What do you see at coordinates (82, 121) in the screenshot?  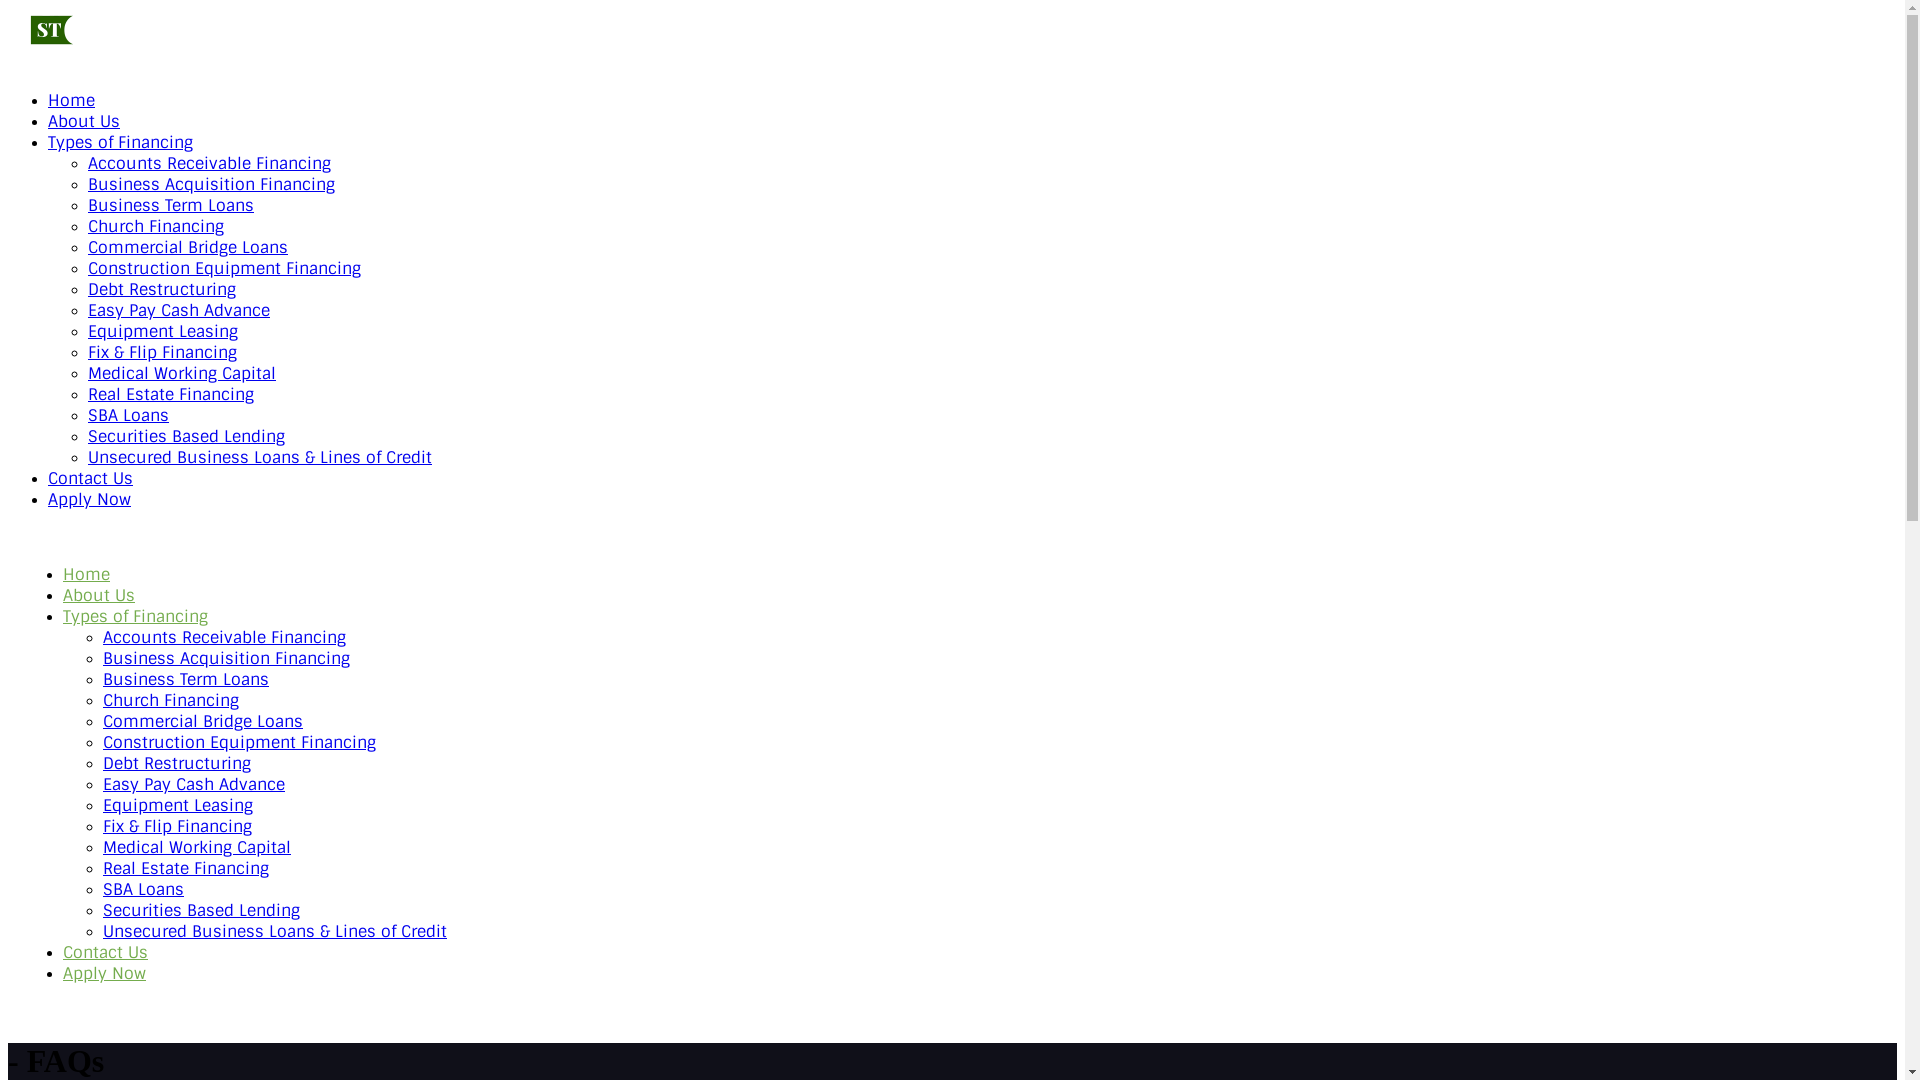 I see `'About Us'` at bounding box center [82, 121].